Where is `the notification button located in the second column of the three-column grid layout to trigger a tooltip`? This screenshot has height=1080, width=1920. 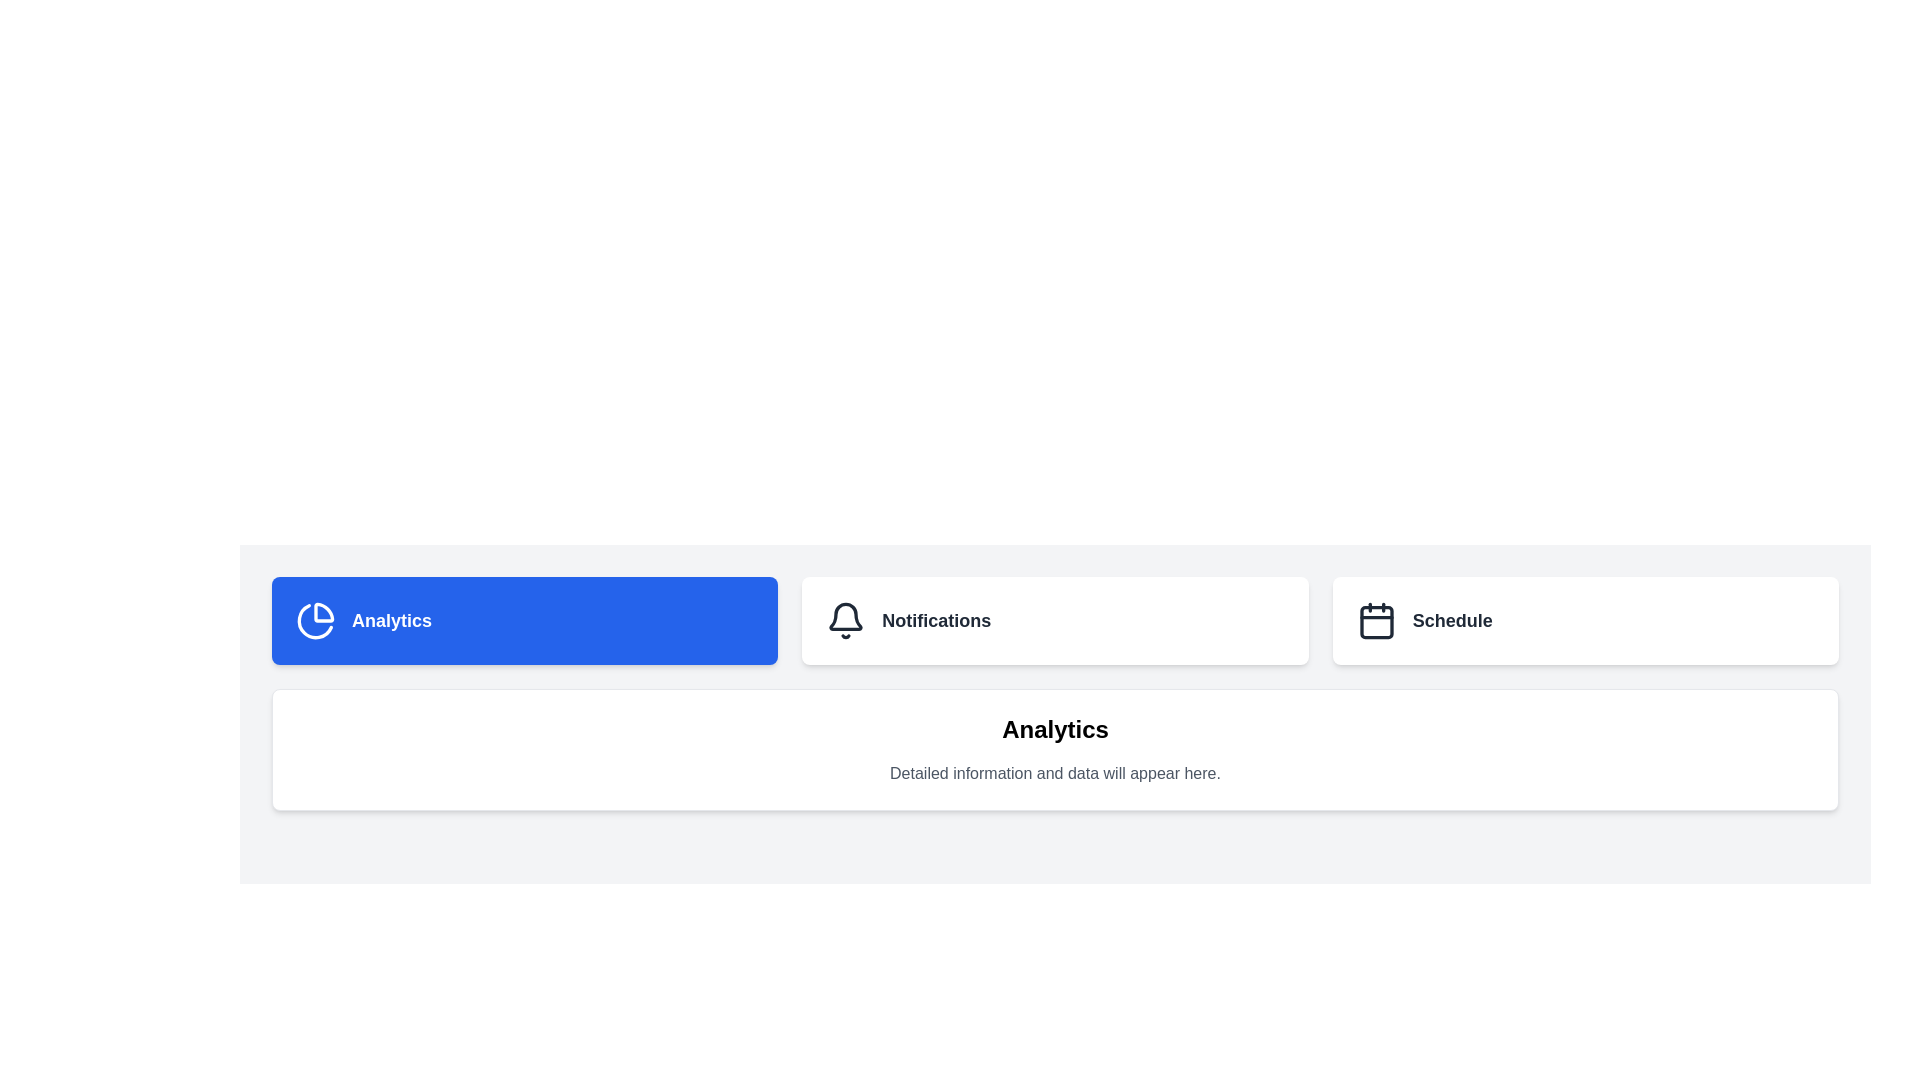 the notification button located in the second column of the three-column grid layout to trigger a tooltip is located at coordinates (1054, 620).